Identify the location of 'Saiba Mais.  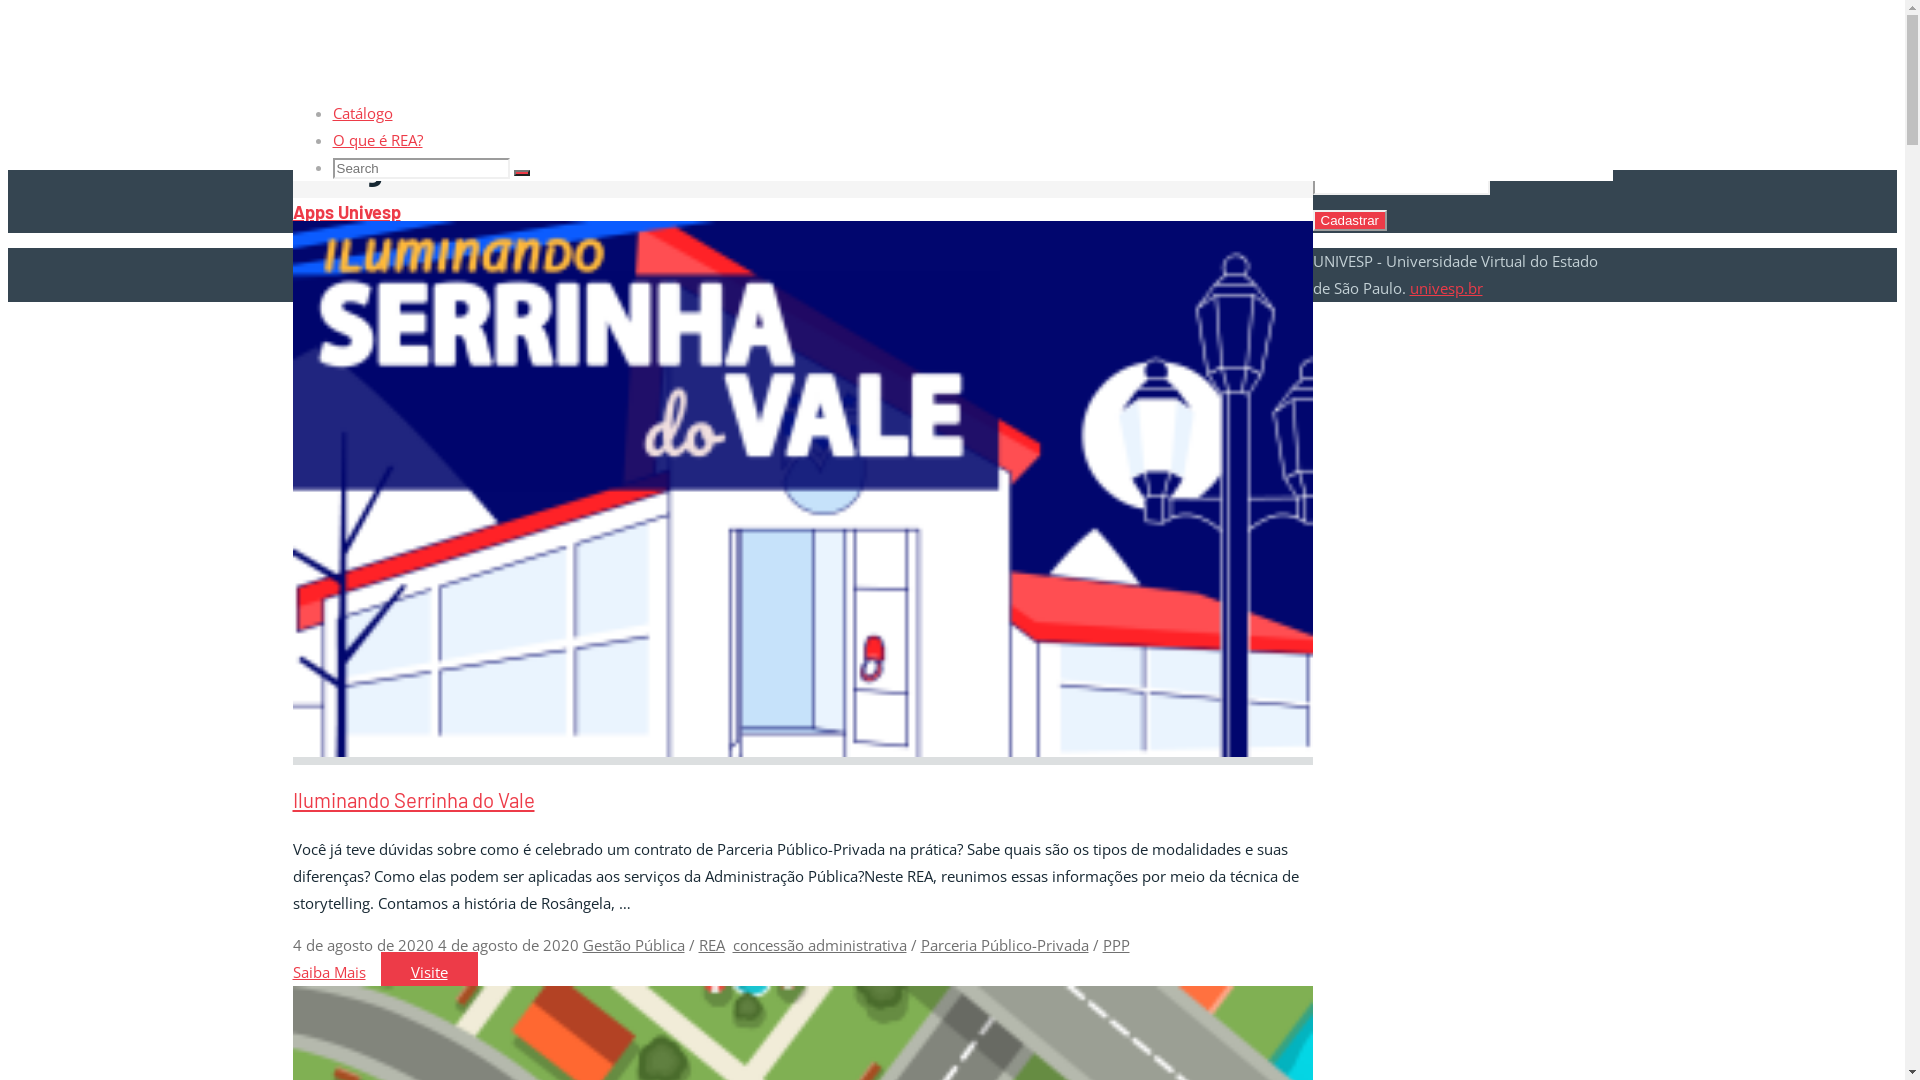
(291, 971).